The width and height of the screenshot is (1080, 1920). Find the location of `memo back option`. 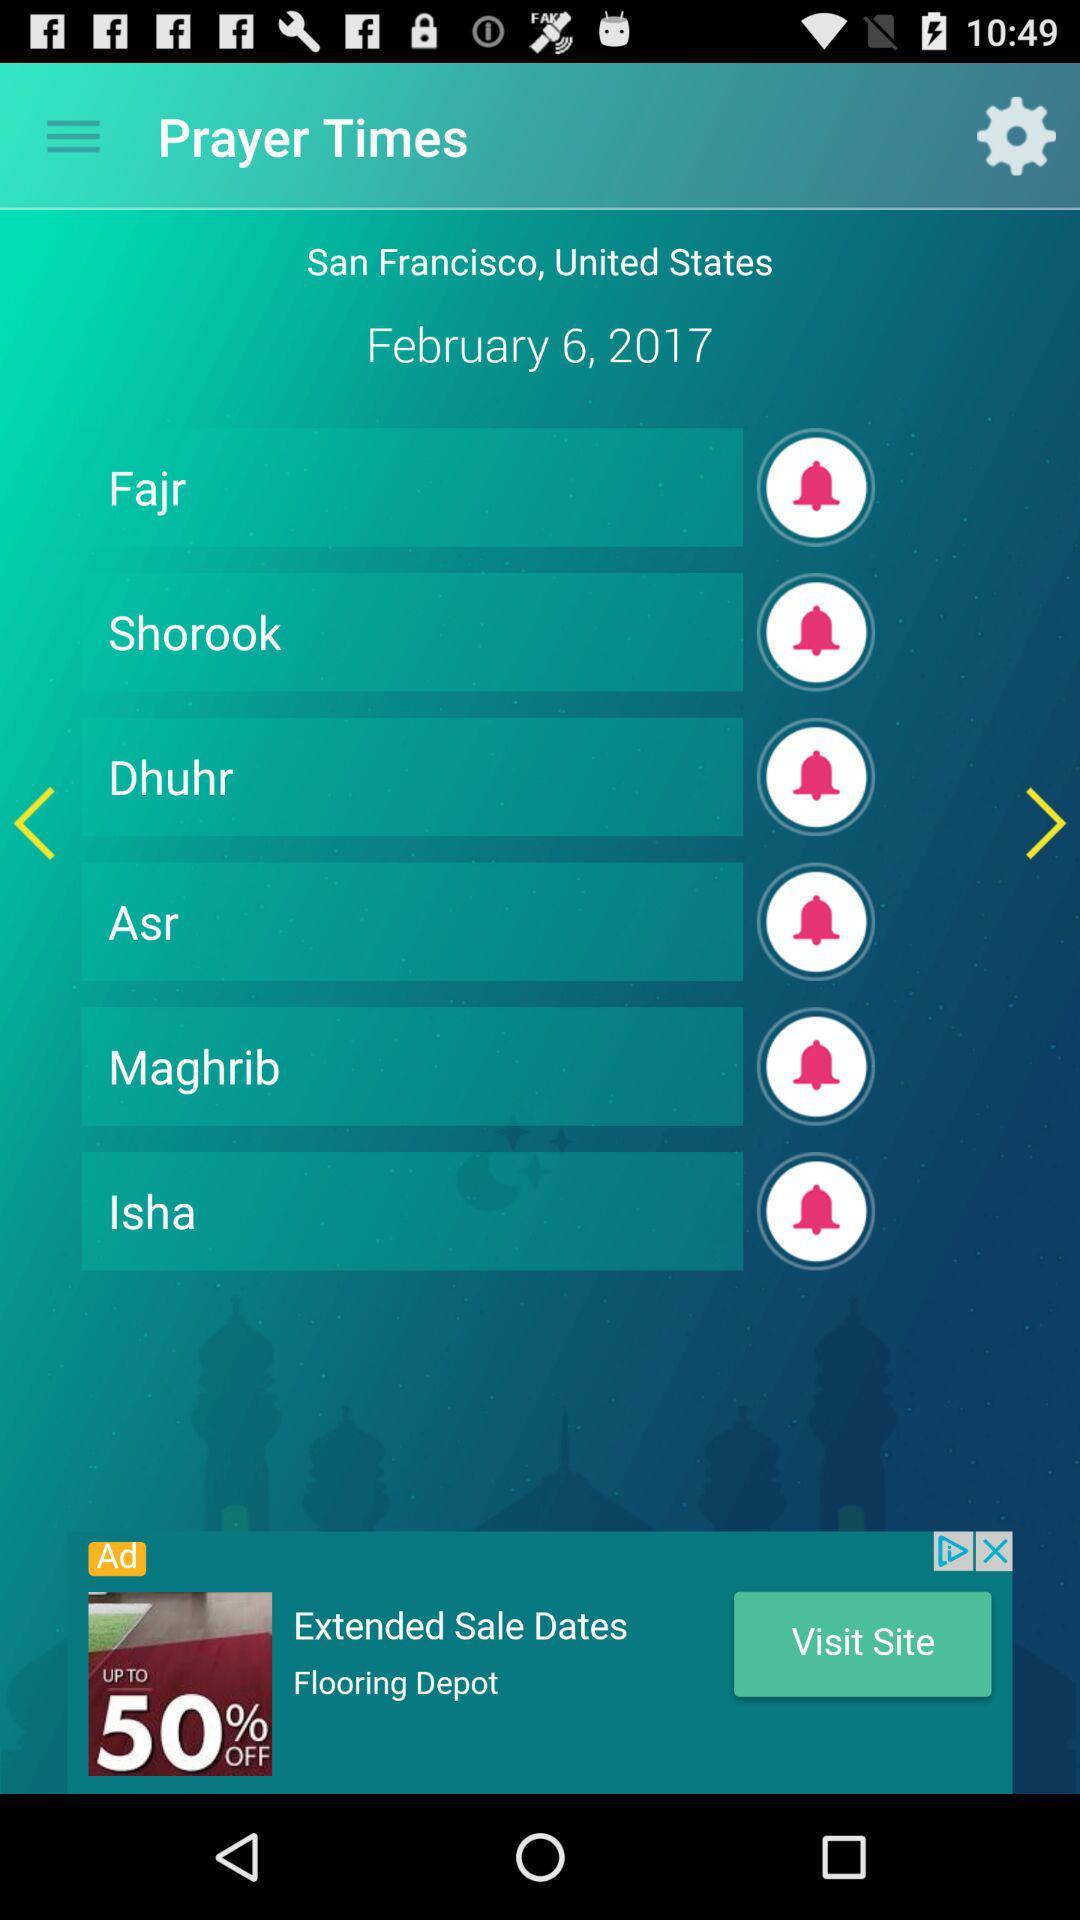

memo back option is located at coordinates (34, 823).